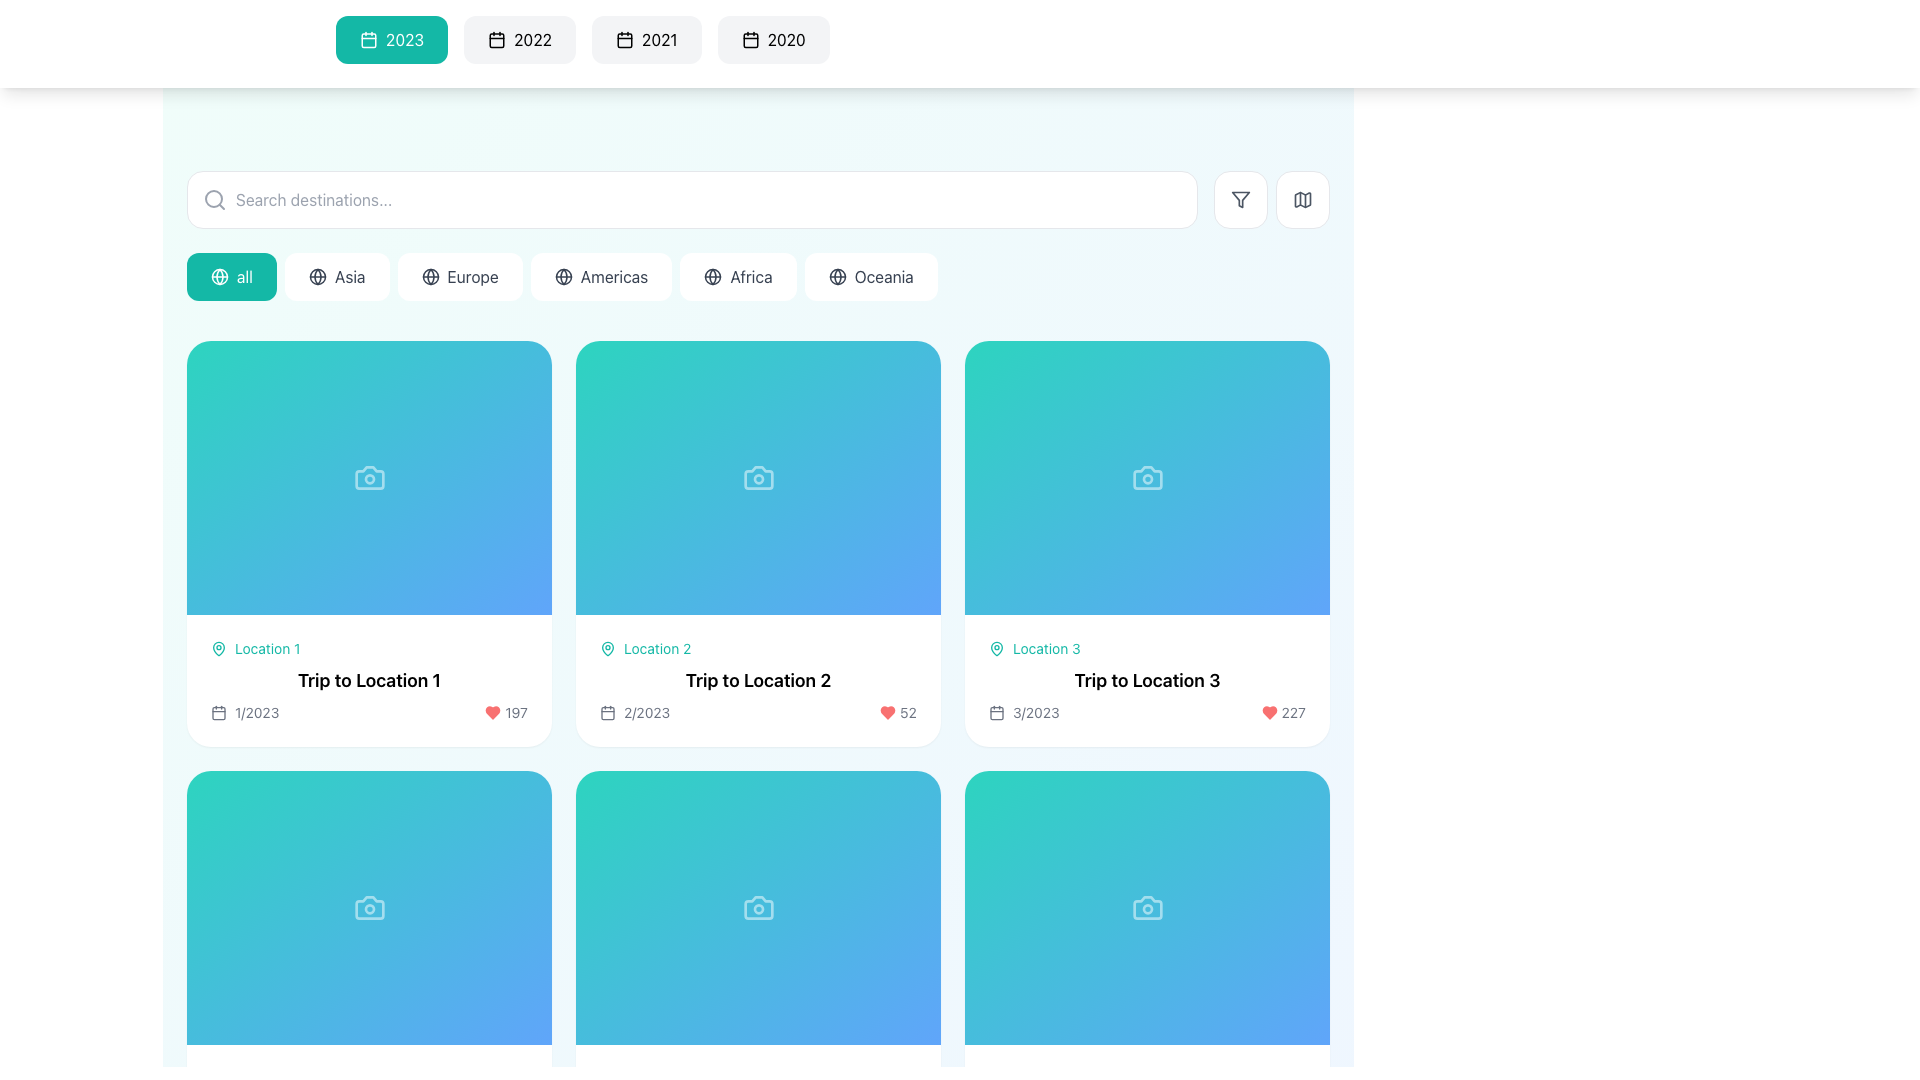  I want to click on the decorative 'likes' icon located in the lower-right corner of the card for 'Trip to Location 1', which is beside the numerical count '197', so click(493, 711).